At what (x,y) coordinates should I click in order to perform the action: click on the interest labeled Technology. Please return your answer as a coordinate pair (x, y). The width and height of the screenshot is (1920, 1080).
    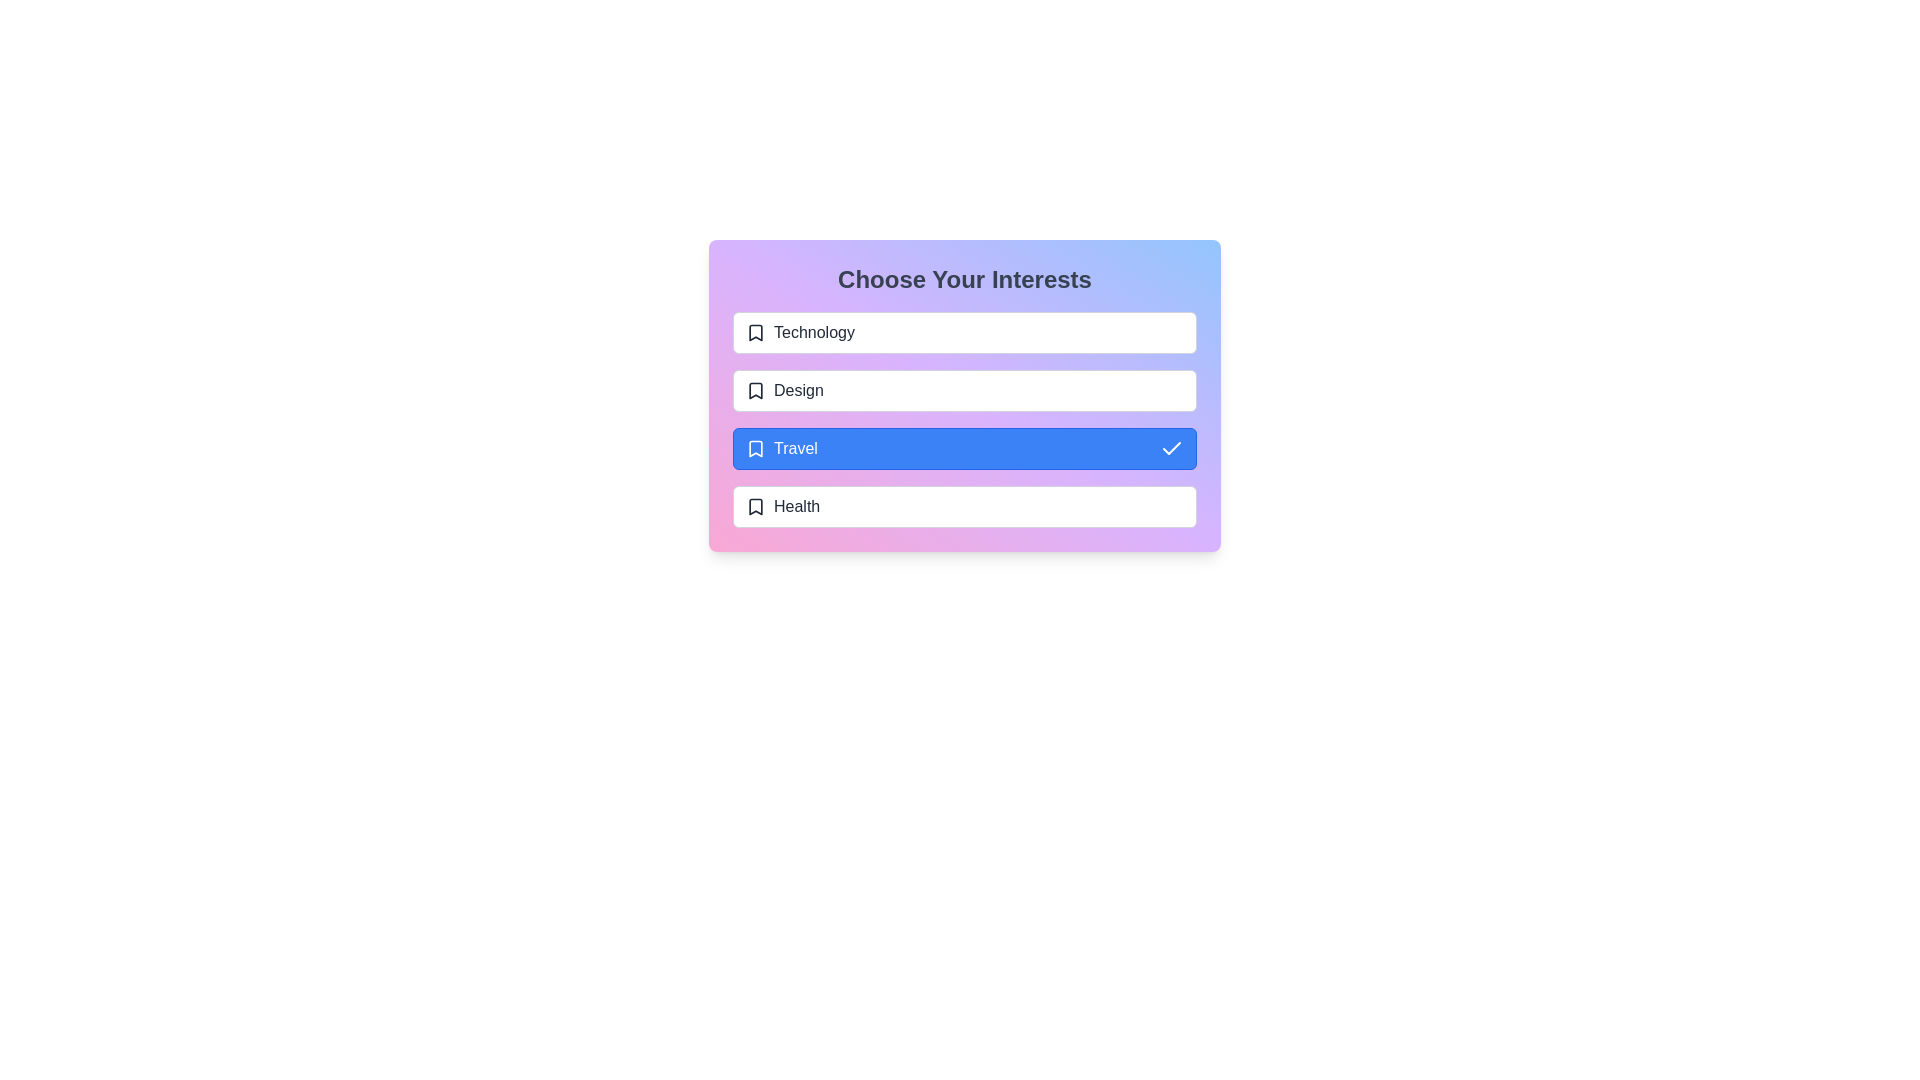
    Looking at the image, I should click on (964, 331).